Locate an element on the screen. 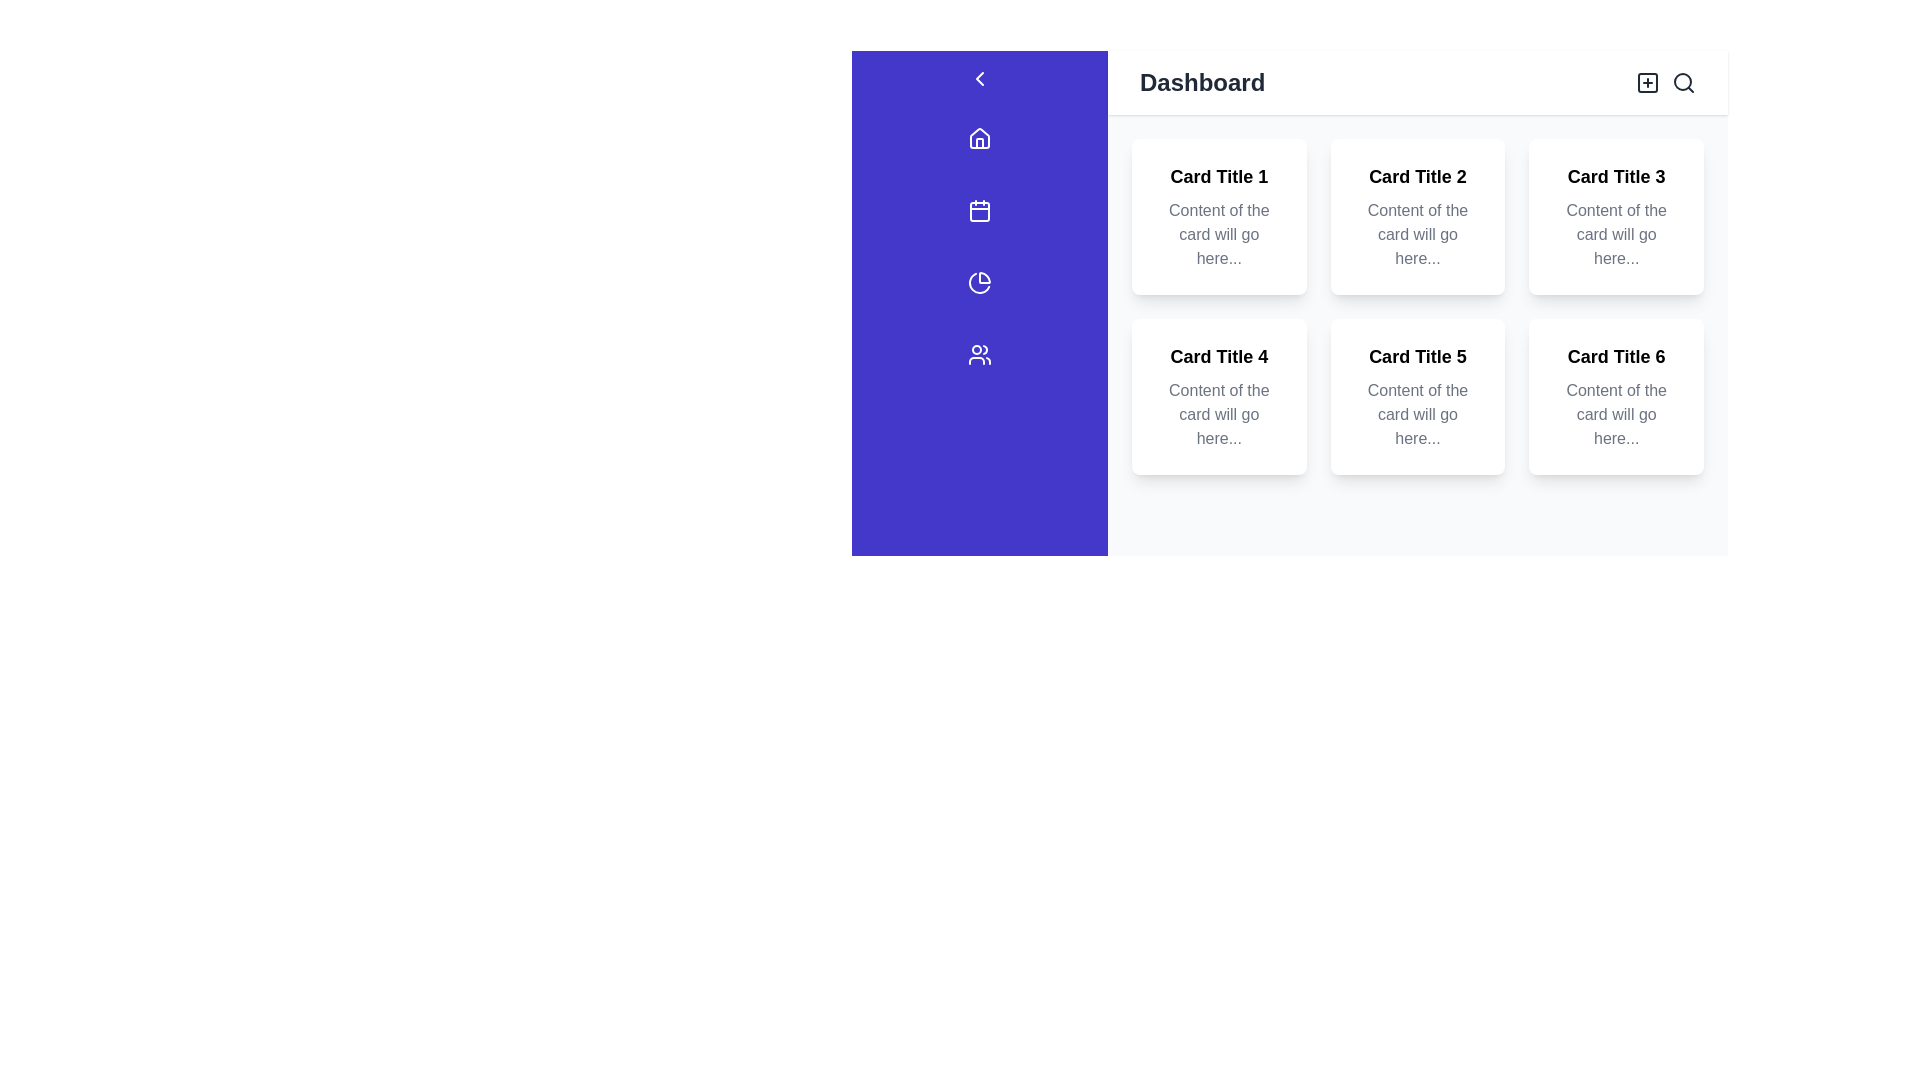 The width and height of the screenshot is (1920, 1080). the second icon is located at coordinates (979, 211).